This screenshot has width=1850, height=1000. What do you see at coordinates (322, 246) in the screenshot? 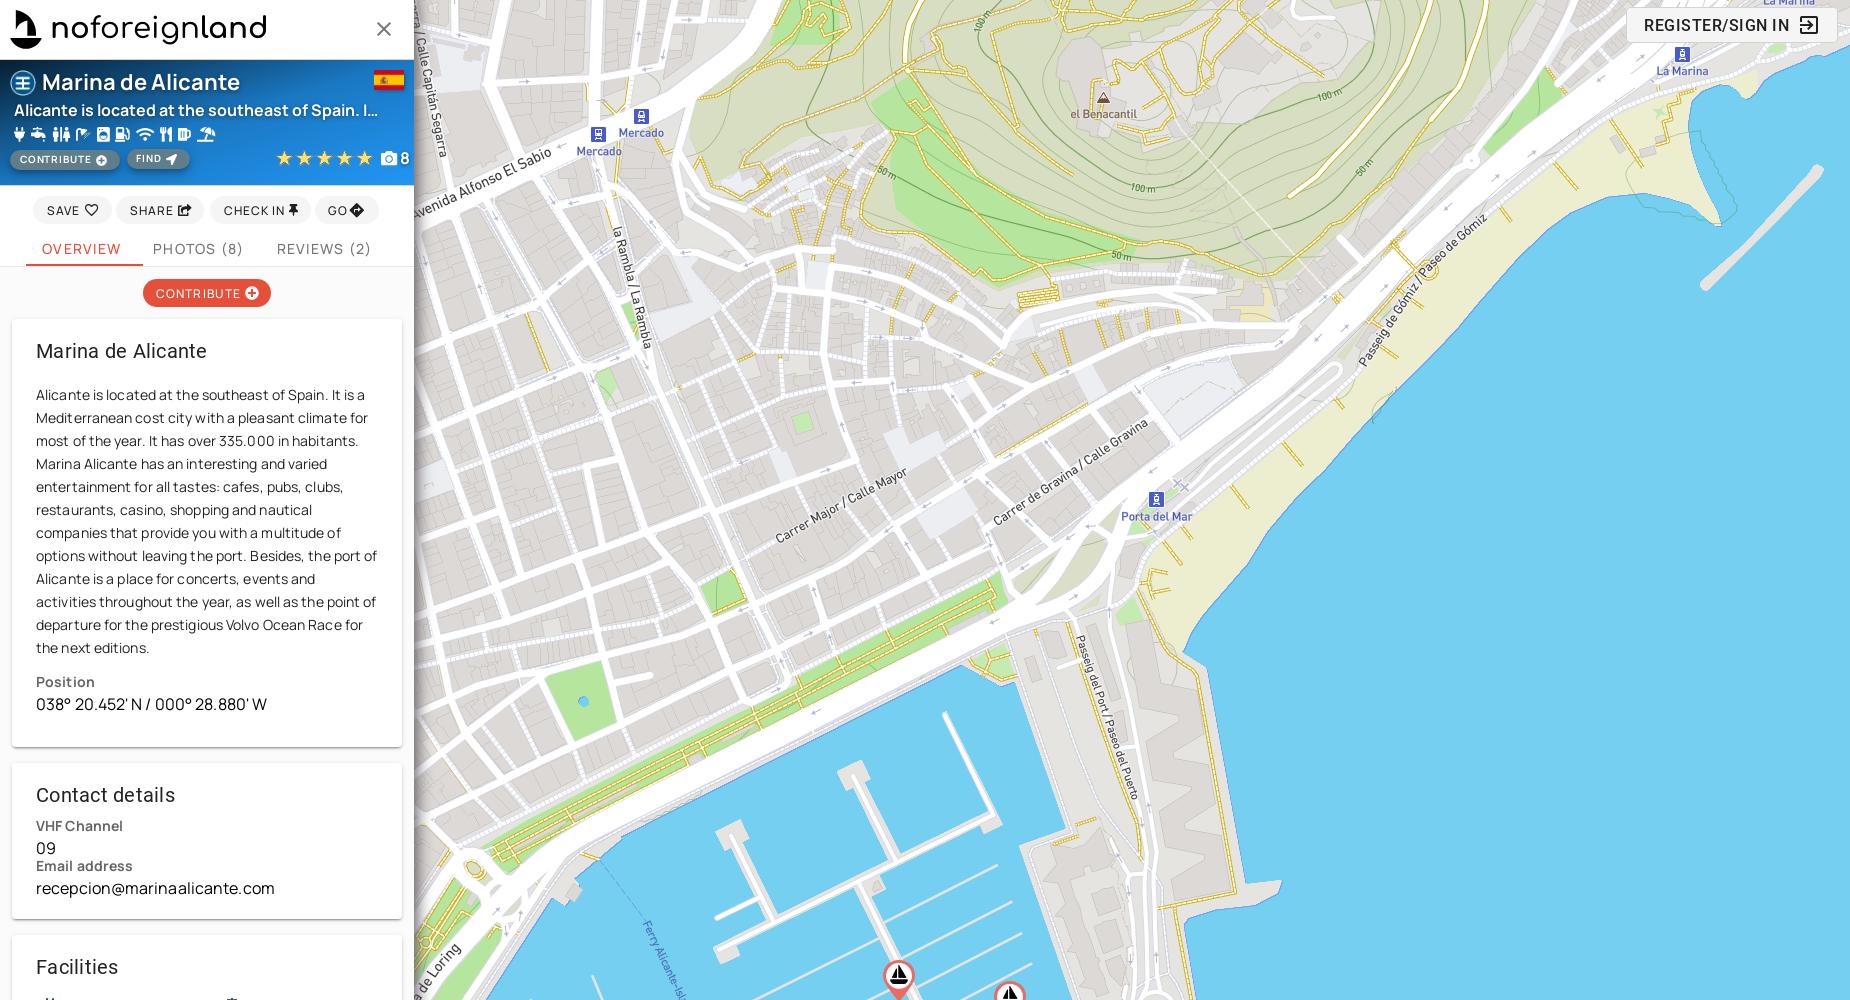
I see `'Reviews (2)'` at bounding box center [322, 246].